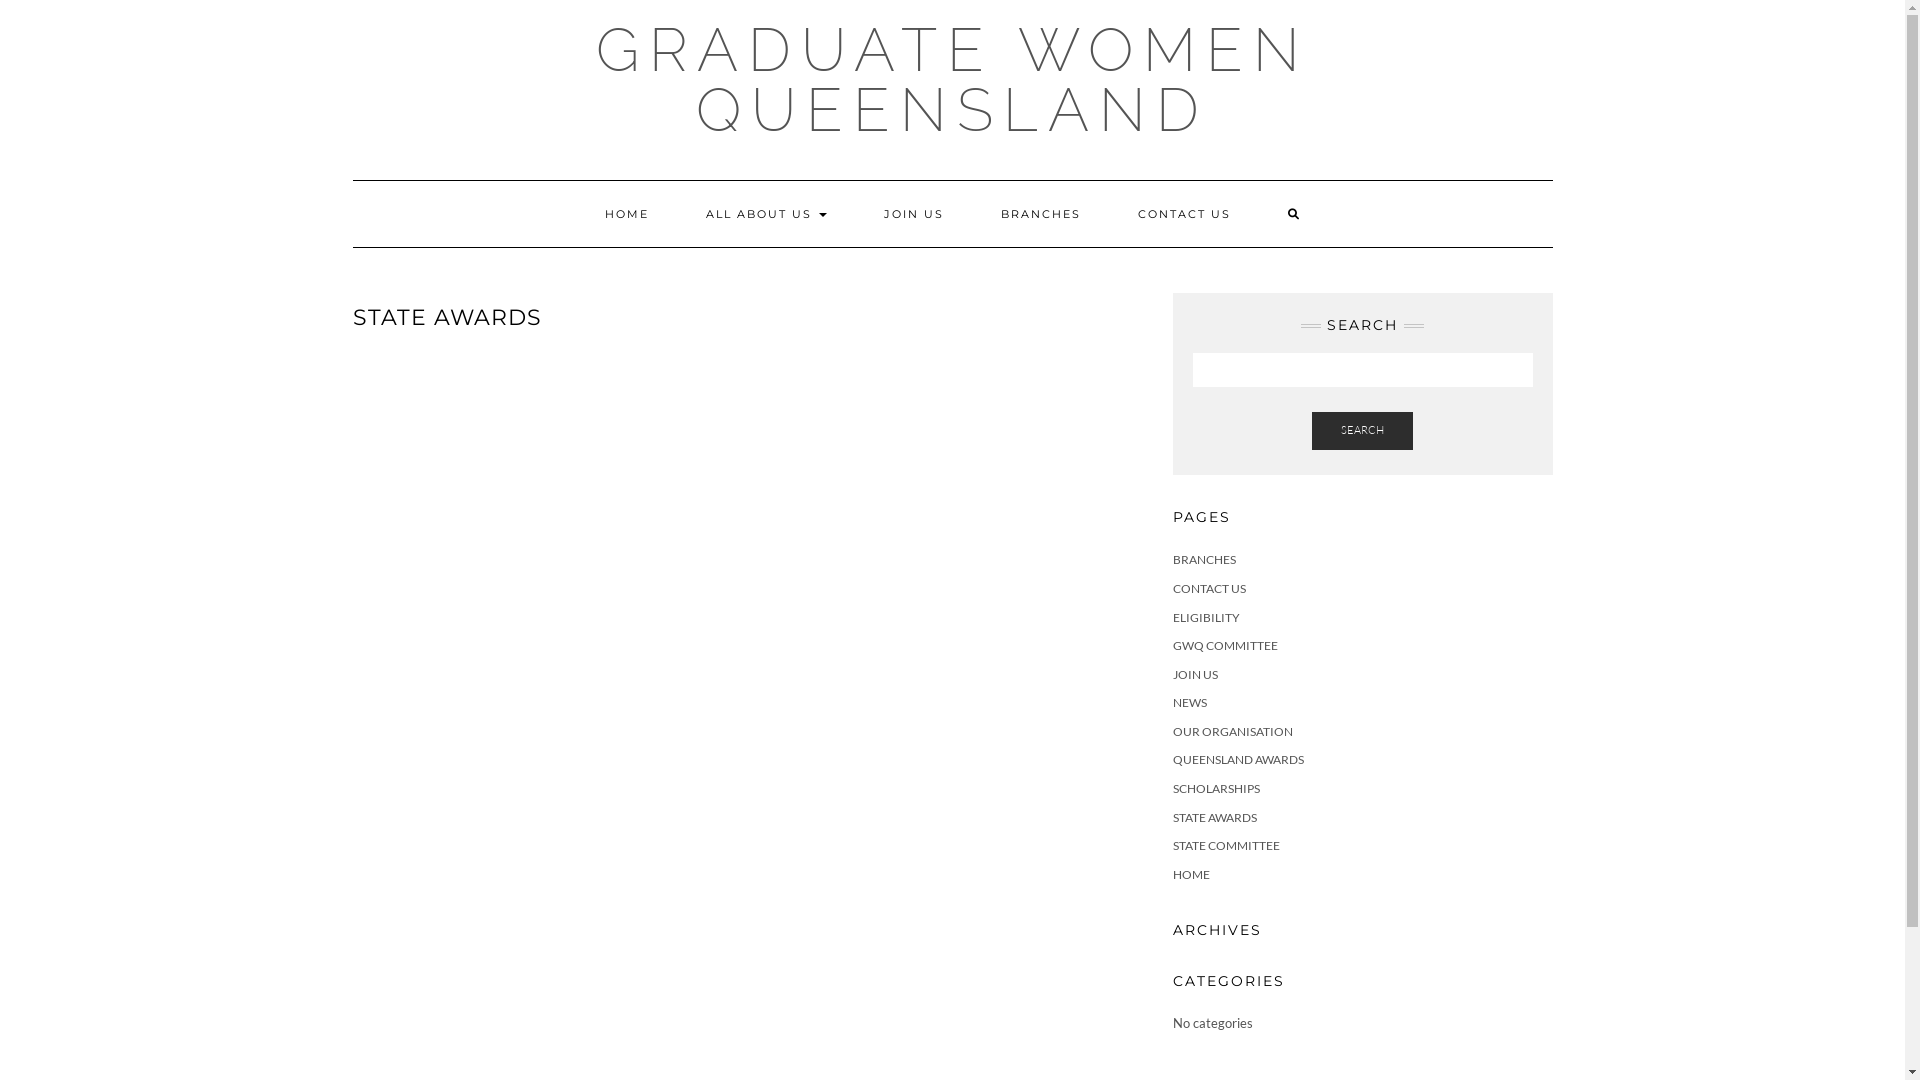 This screenshot has width=1920, height=1080. What do you see at coordinates (1183, 213) in the screenshot?
I see `'CONTACT US'` at bounding box center [1183, 213].